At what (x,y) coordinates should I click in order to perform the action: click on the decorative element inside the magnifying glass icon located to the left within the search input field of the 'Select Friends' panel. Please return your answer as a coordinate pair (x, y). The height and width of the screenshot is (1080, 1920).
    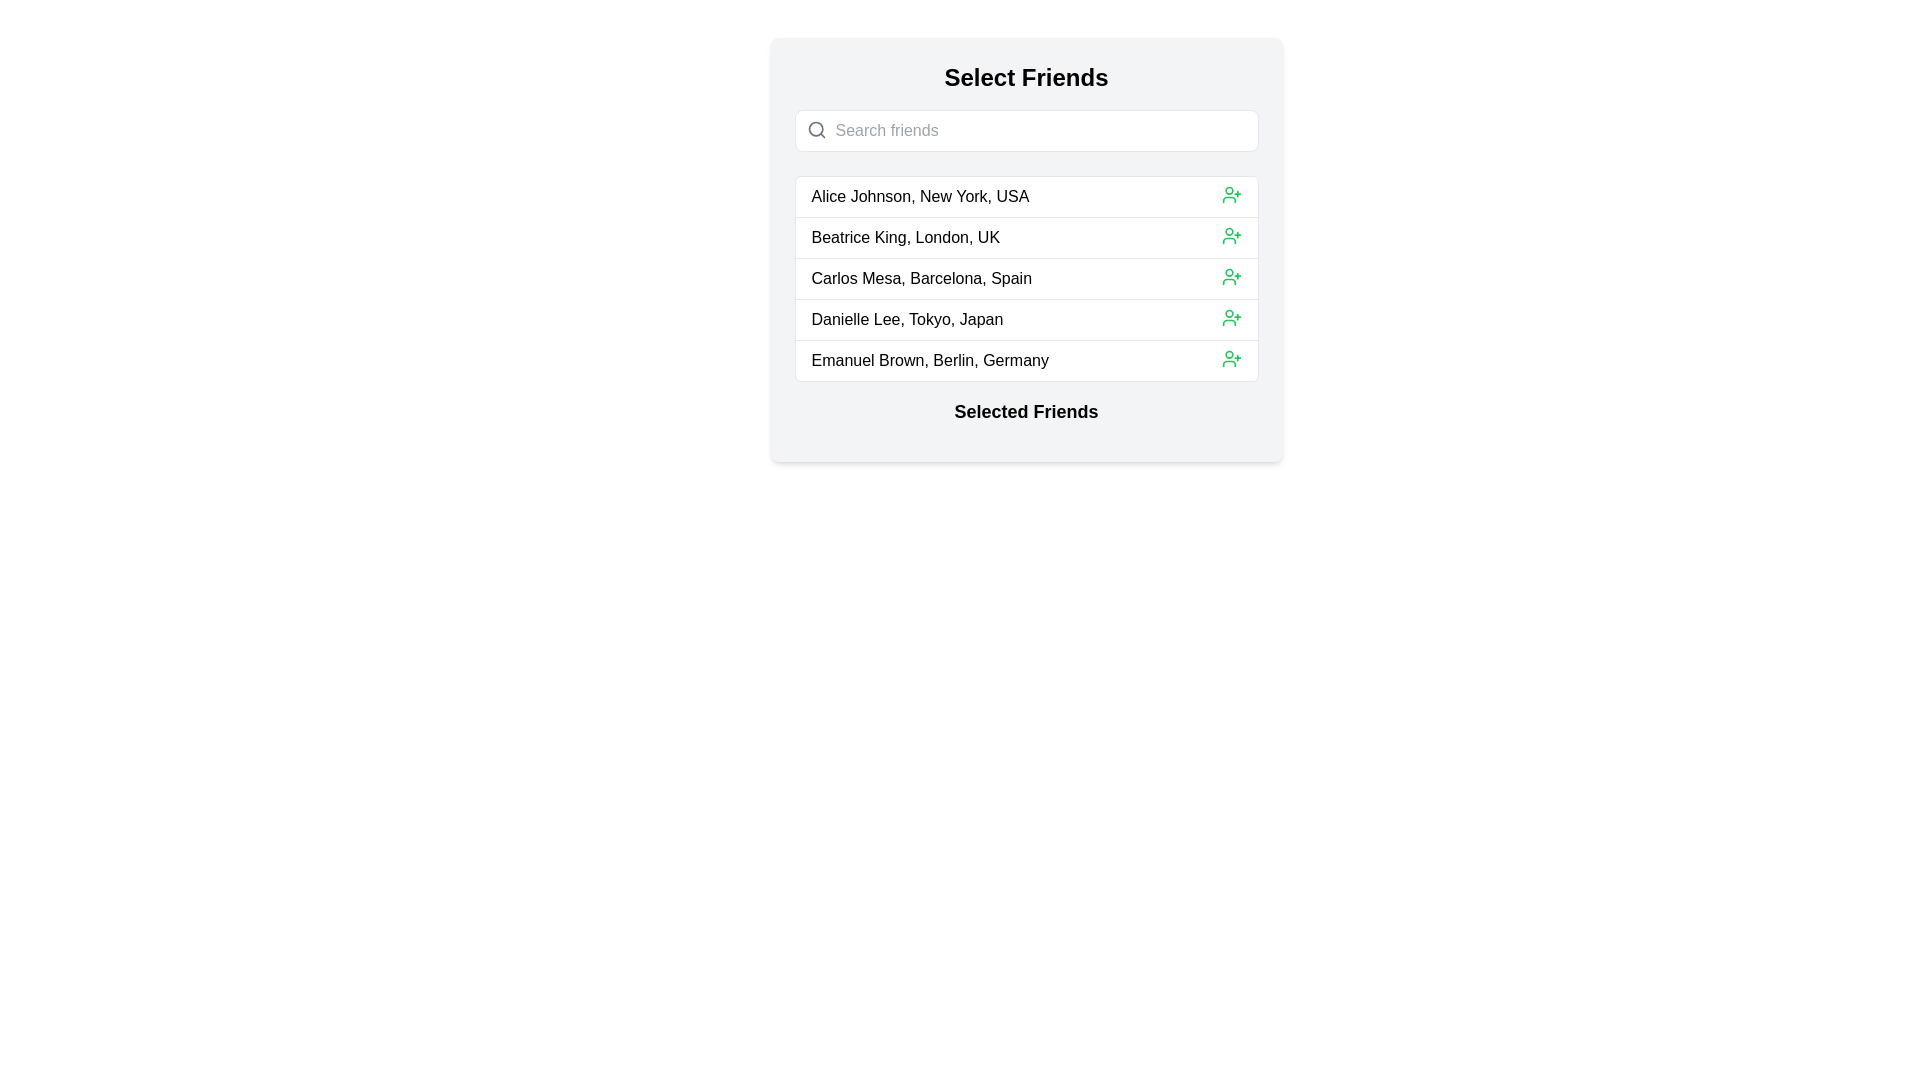
    Looking at the image, I should click on (815, 129).